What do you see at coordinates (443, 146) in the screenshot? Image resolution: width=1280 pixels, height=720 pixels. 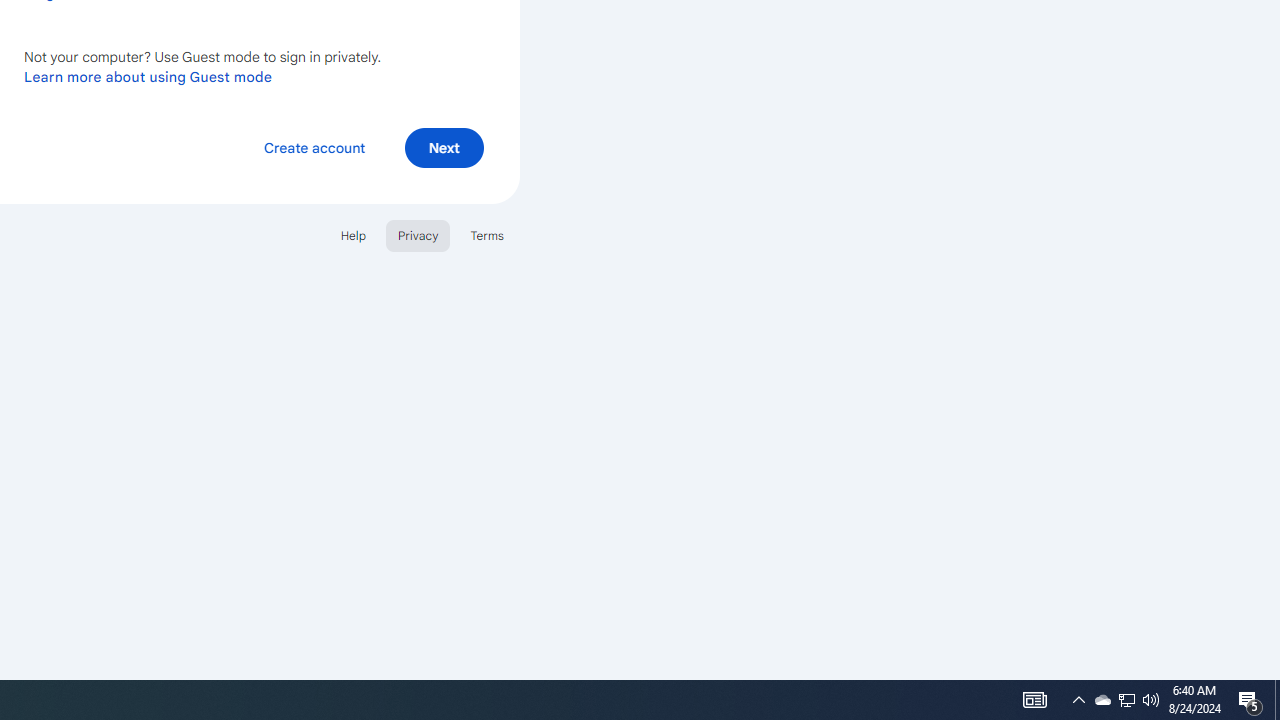 I see `'Next'` at bounding box center [443, 146].